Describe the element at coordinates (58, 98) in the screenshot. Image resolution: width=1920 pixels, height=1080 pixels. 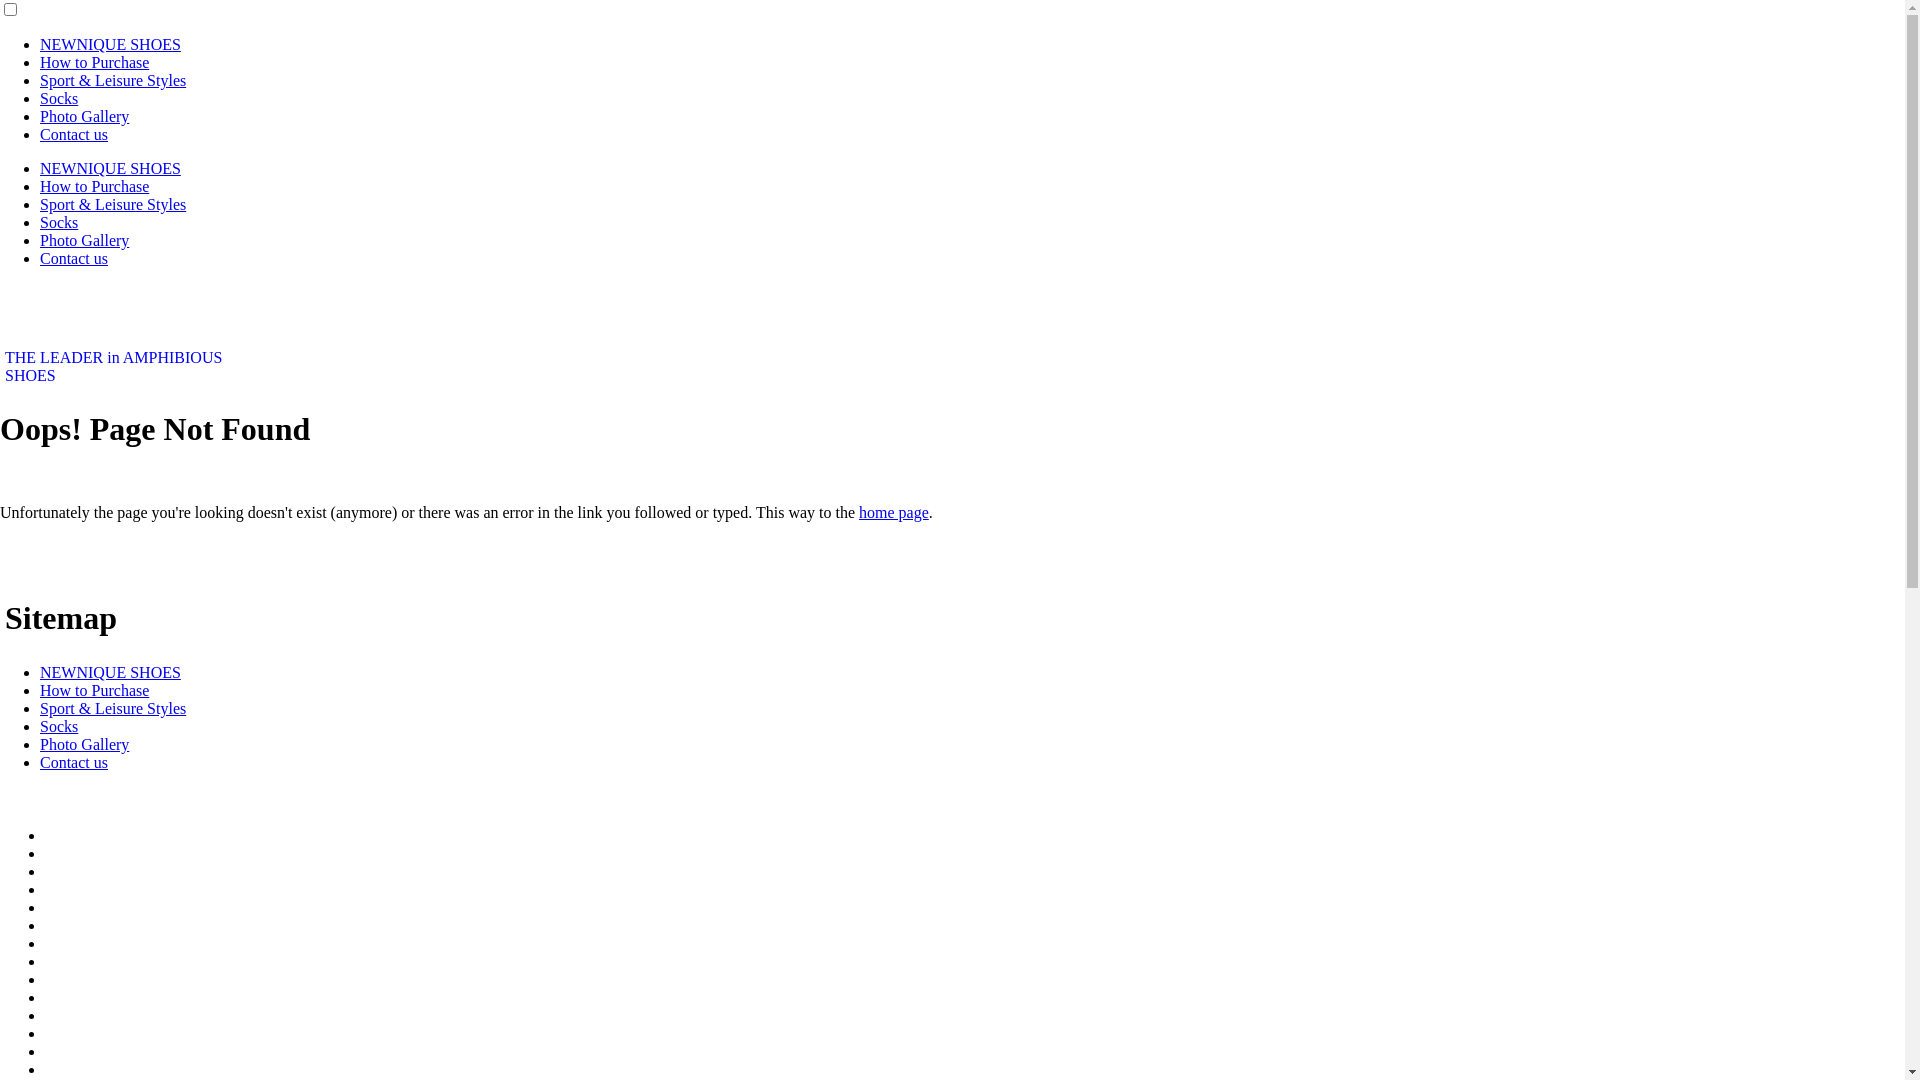
I see `'Socks'` at that location.